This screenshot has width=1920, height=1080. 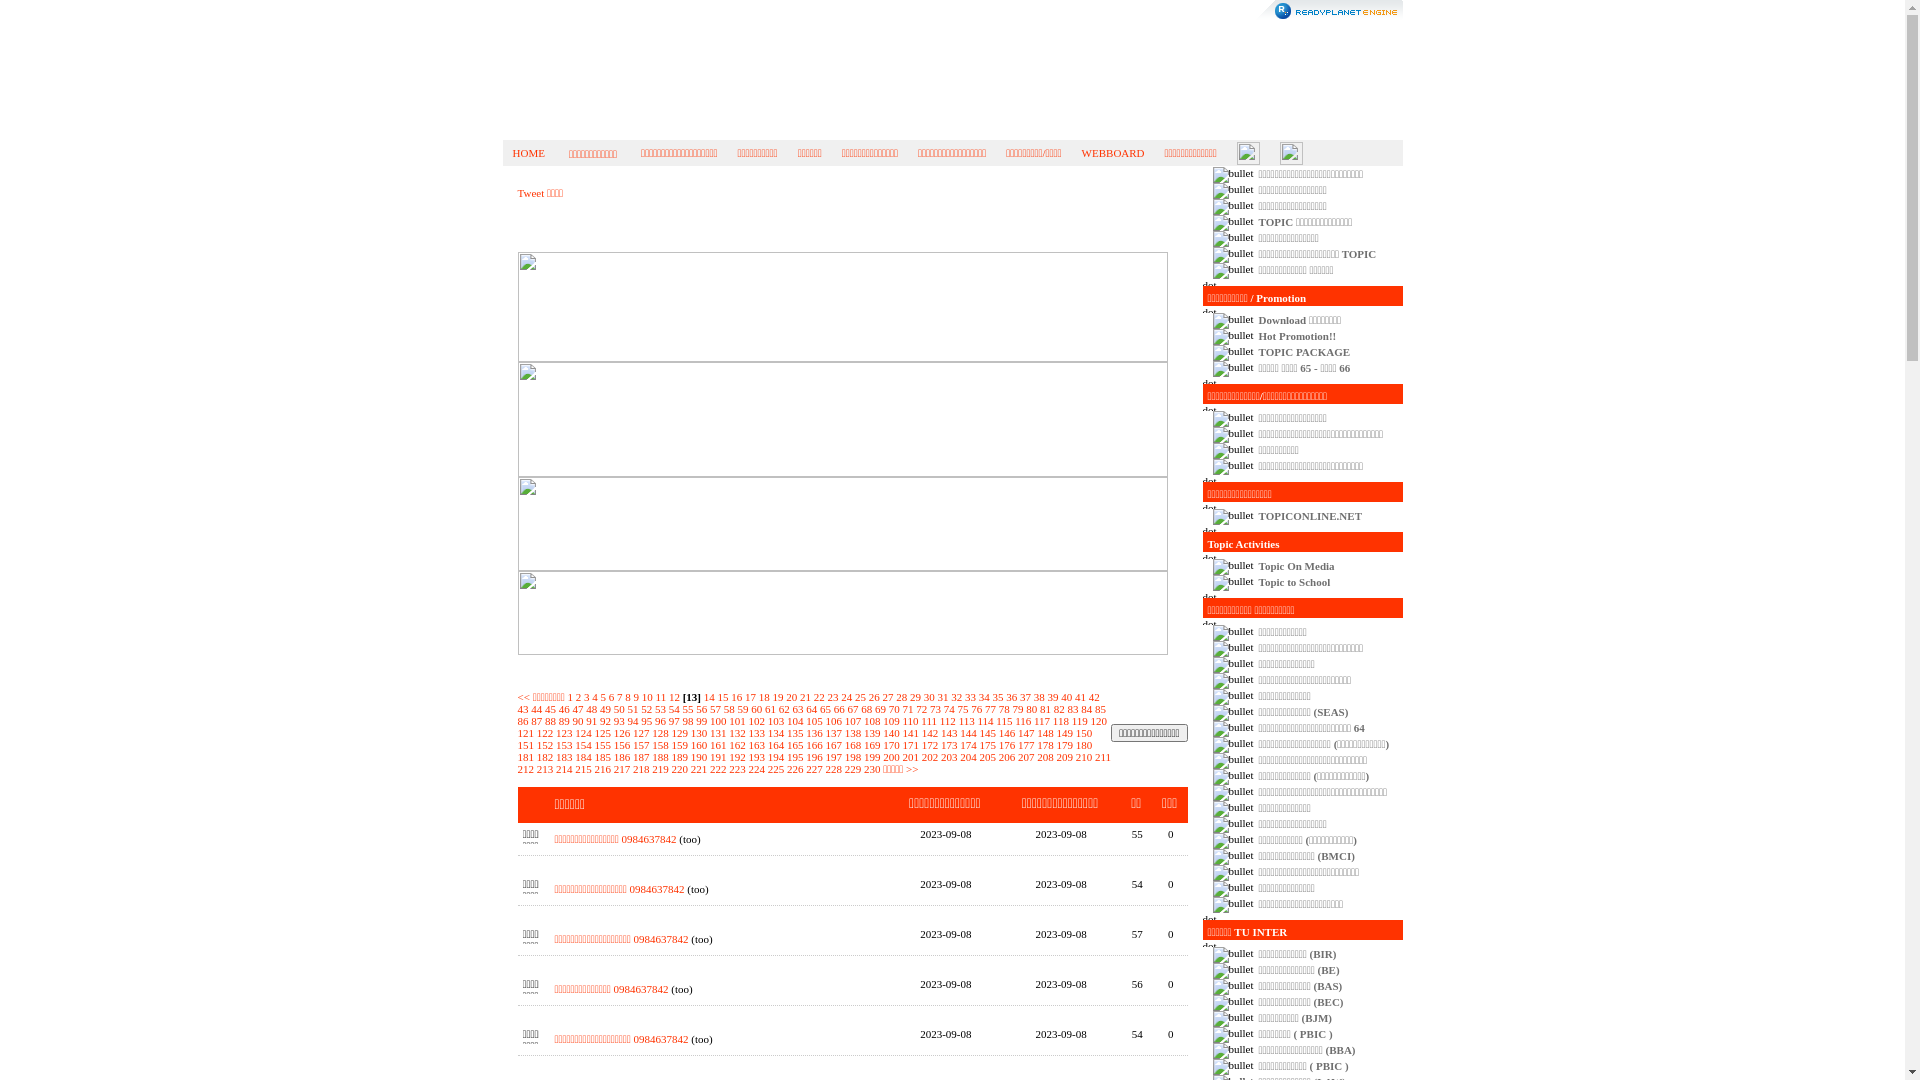 I want to click on '164', so click(x=775, y=744).